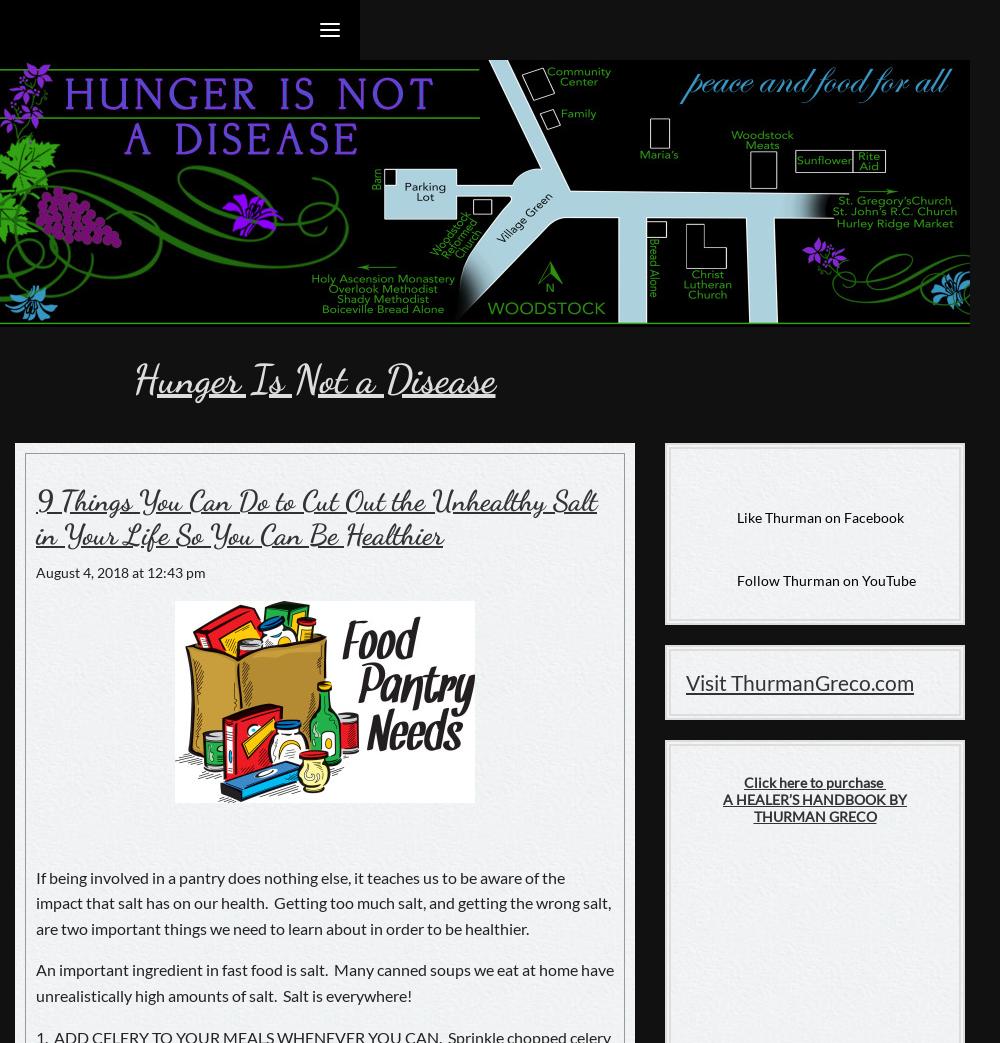  I want to click on 'If being involved in a pantry does nothing else, it teaches us to be aware of the impact that salt has on our health.  Getting too much salt, and getting the wrong salt, are two important things we need to learn about in order to be healthier.', so click(322, 900).